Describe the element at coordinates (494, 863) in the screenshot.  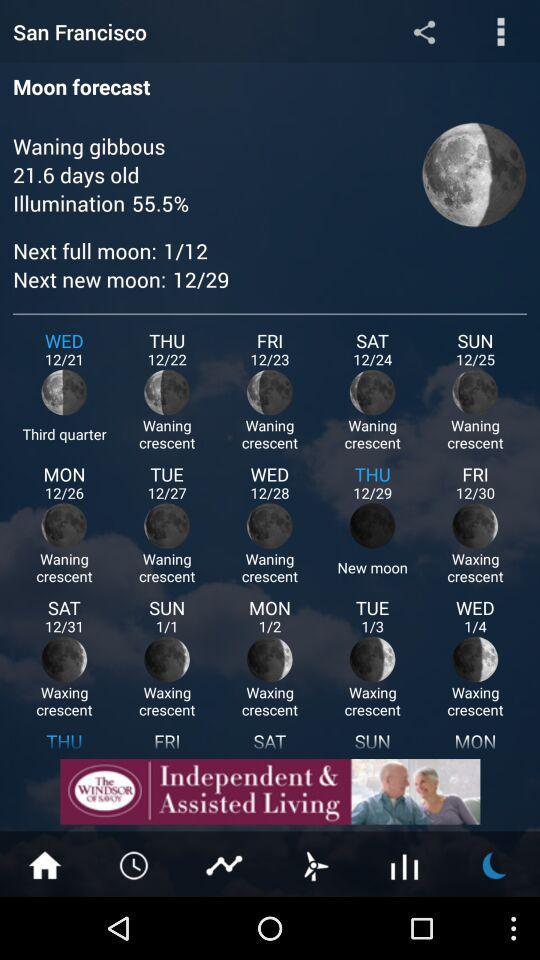
I see `night mode` at that location.